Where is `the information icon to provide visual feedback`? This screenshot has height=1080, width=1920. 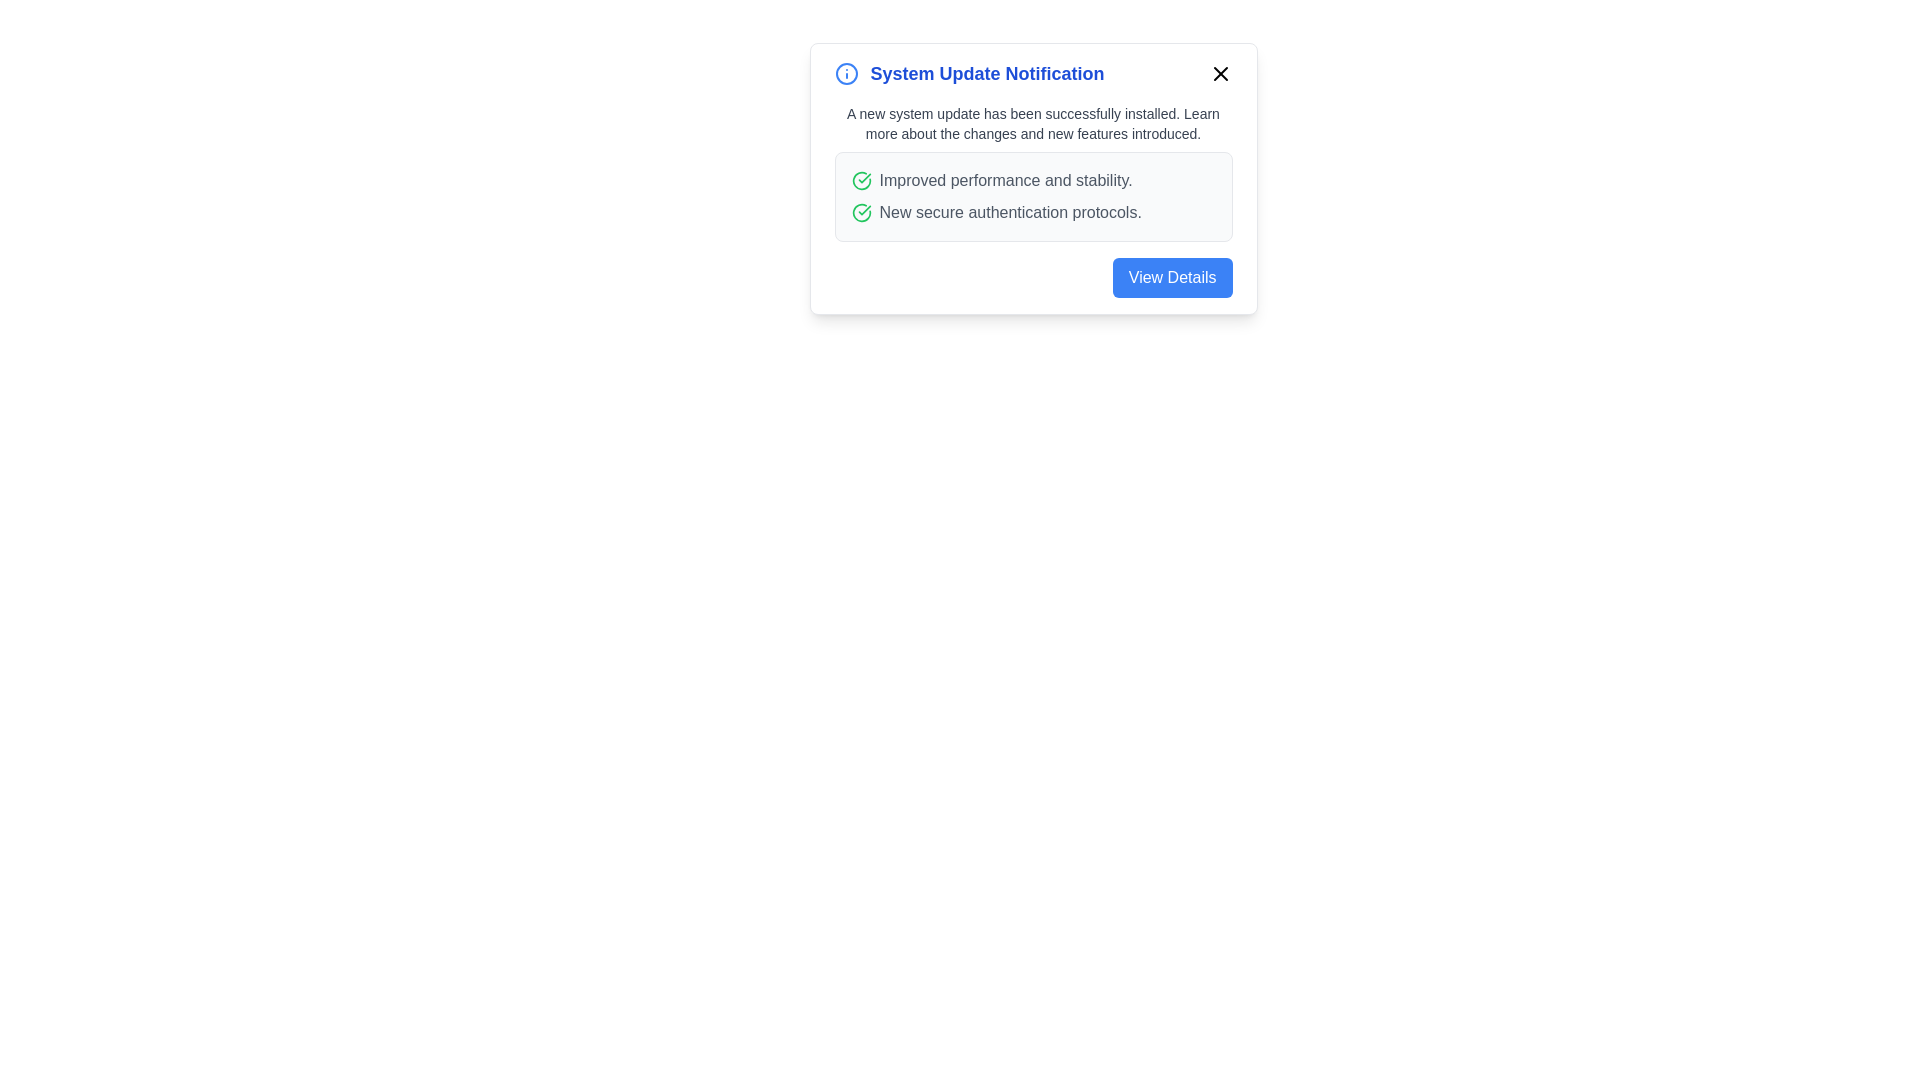
the information icon to provide visual feedback is located at coordinates (846, 72).